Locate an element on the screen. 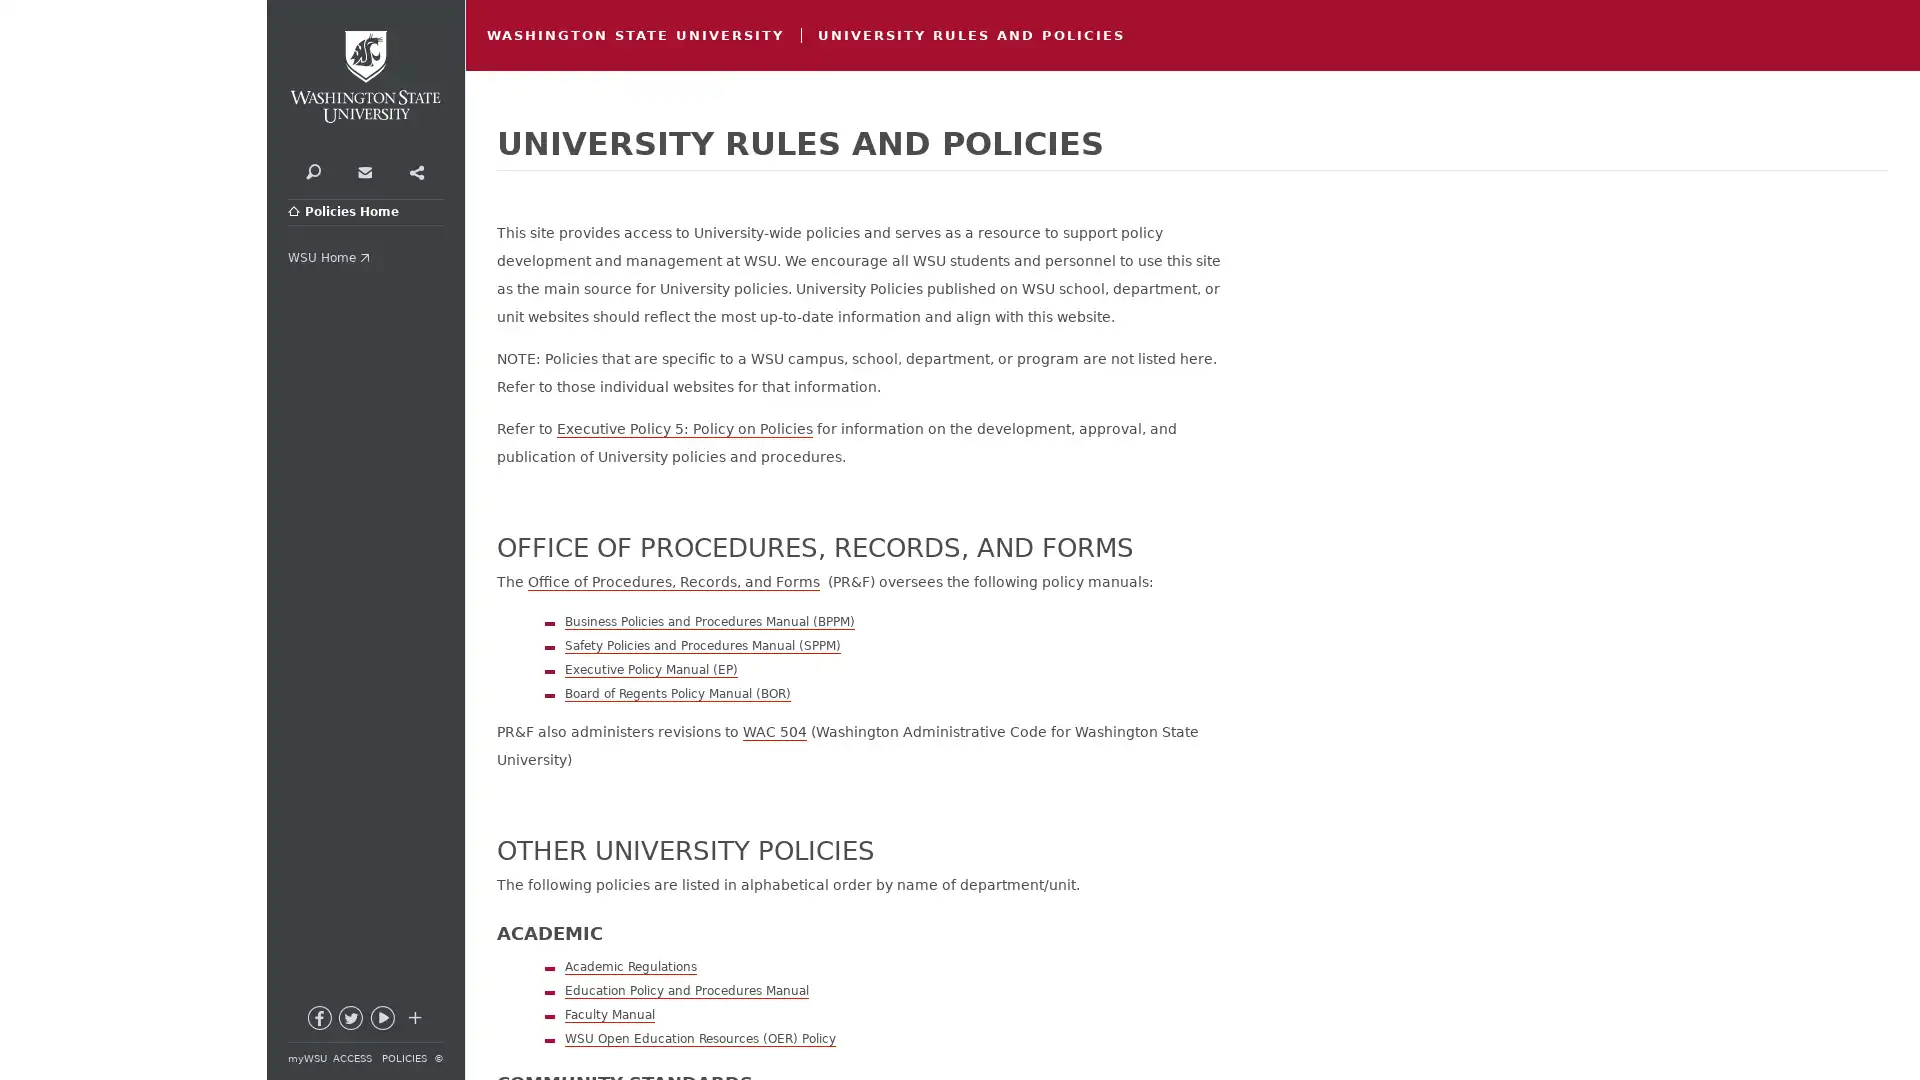 The image size is (1920, 1080). $ Search is located at coordinates (312, 169).